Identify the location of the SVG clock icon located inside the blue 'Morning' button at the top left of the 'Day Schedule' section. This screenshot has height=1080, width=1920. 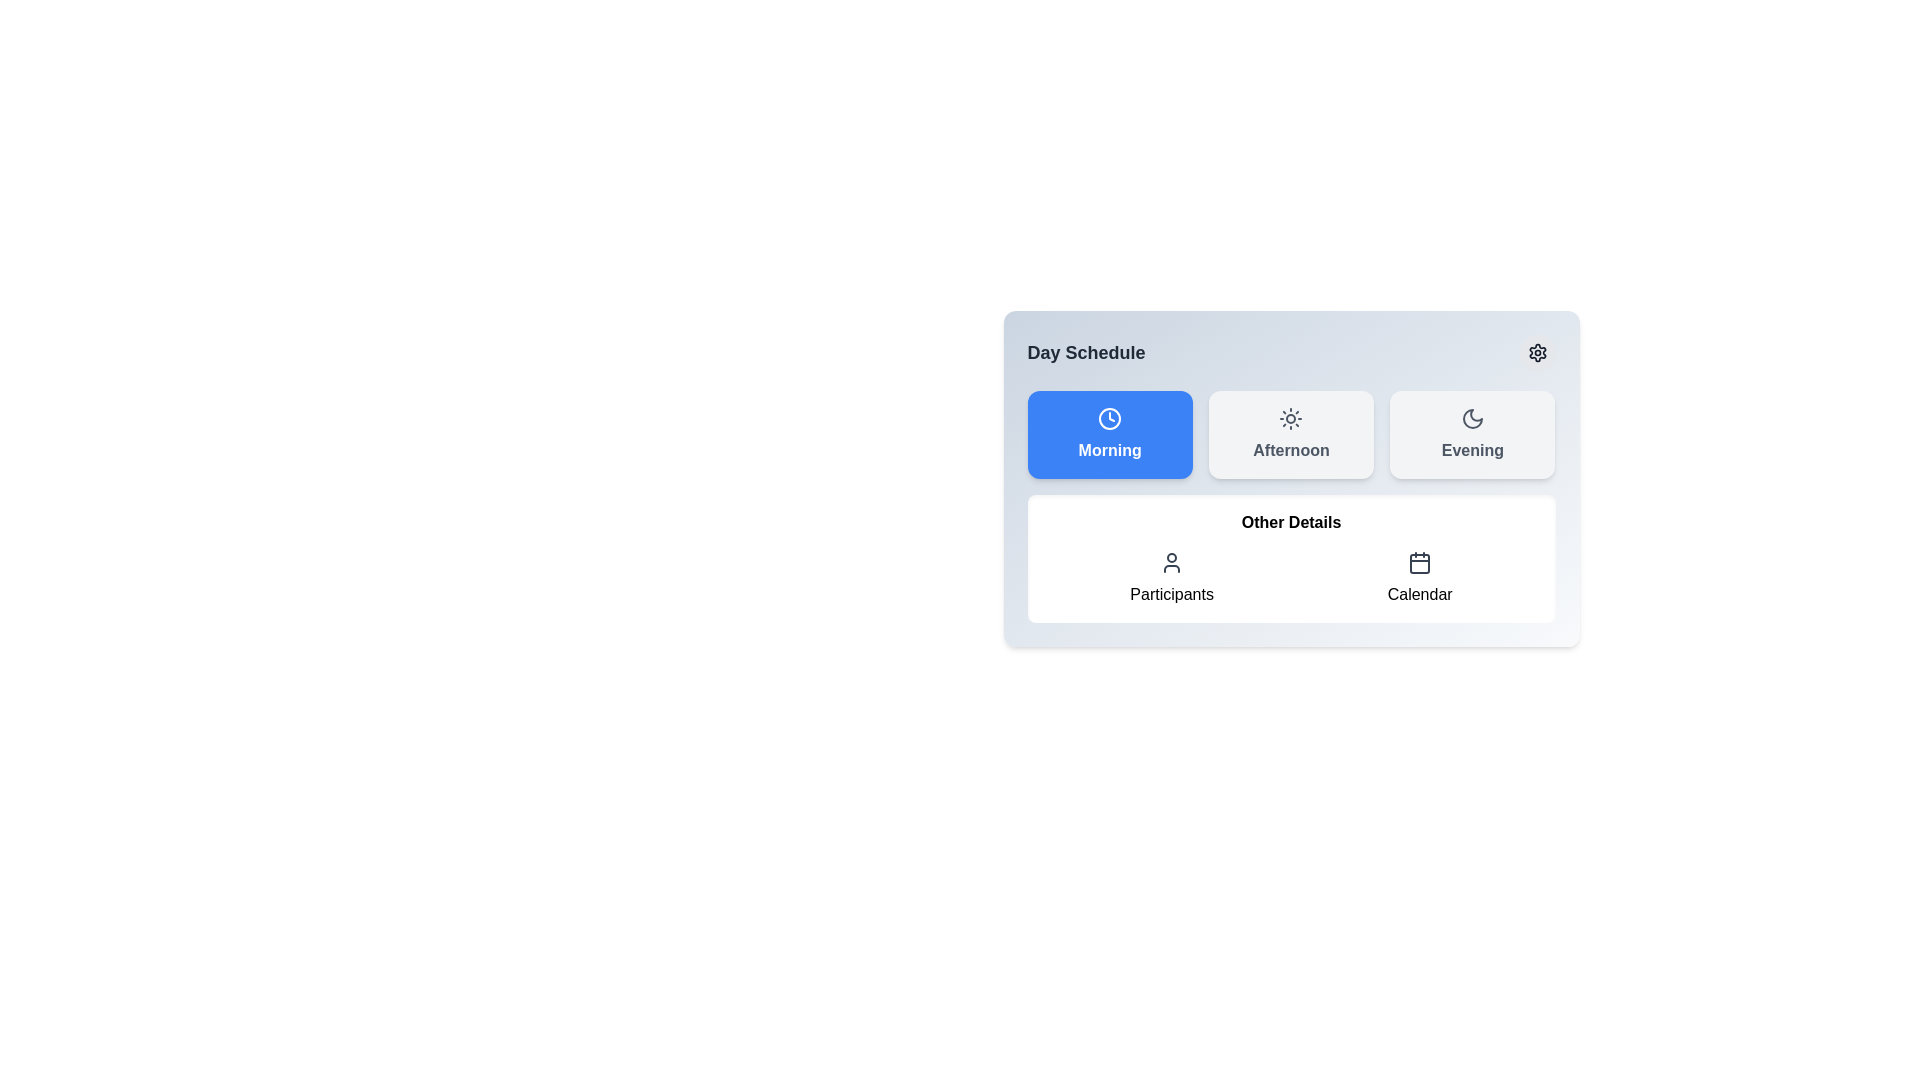
(1108, 418).